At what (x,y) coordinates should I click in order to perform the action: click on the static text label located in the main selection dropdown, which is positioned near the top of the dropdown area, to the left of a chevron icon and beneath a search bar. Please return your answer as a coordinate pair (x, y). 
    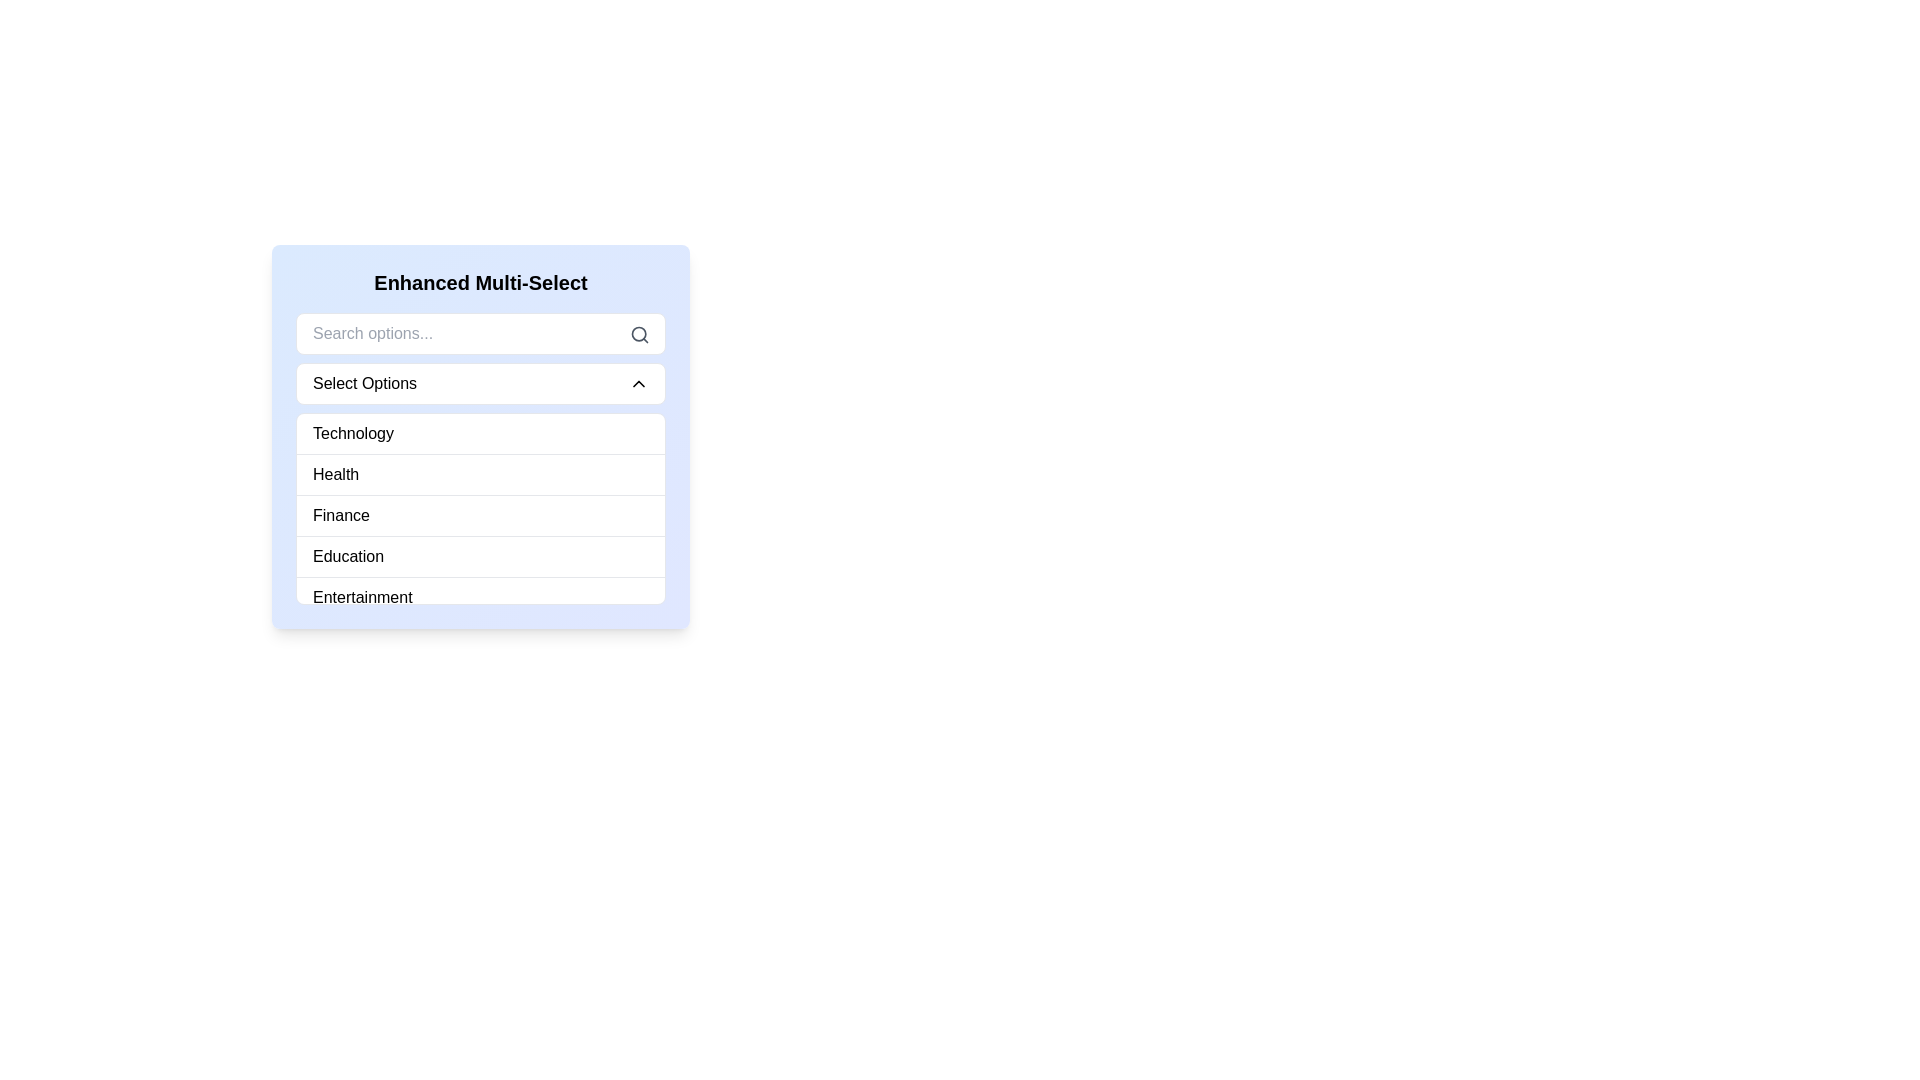
    Looking at the image, I should click on (364, 384).